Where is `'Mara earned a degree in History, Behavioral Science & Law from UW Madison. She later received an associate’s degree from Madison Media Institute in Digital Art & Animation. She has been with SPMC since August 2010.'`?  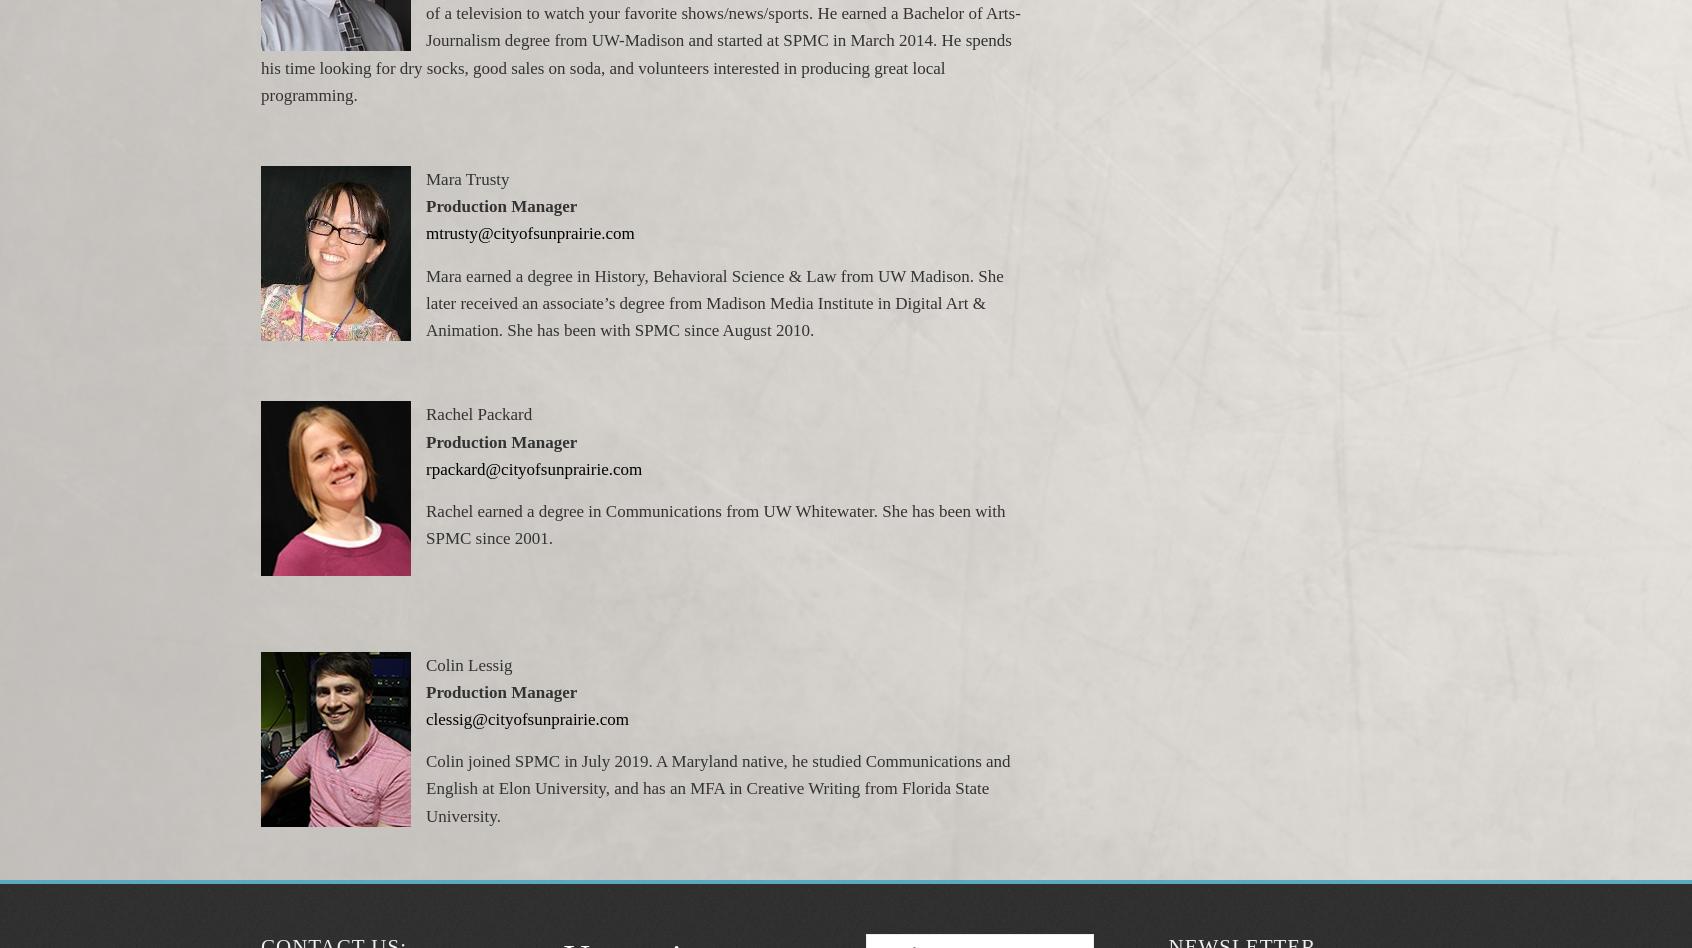 'Mara earned a degree in History, Behavioral Science & Law from UW Madison. She later received an associate’s degree from Madison Media Institute in Digital Art & Animation. She has been with SPMC since August 2010.' is located at coordinates (713, 302).